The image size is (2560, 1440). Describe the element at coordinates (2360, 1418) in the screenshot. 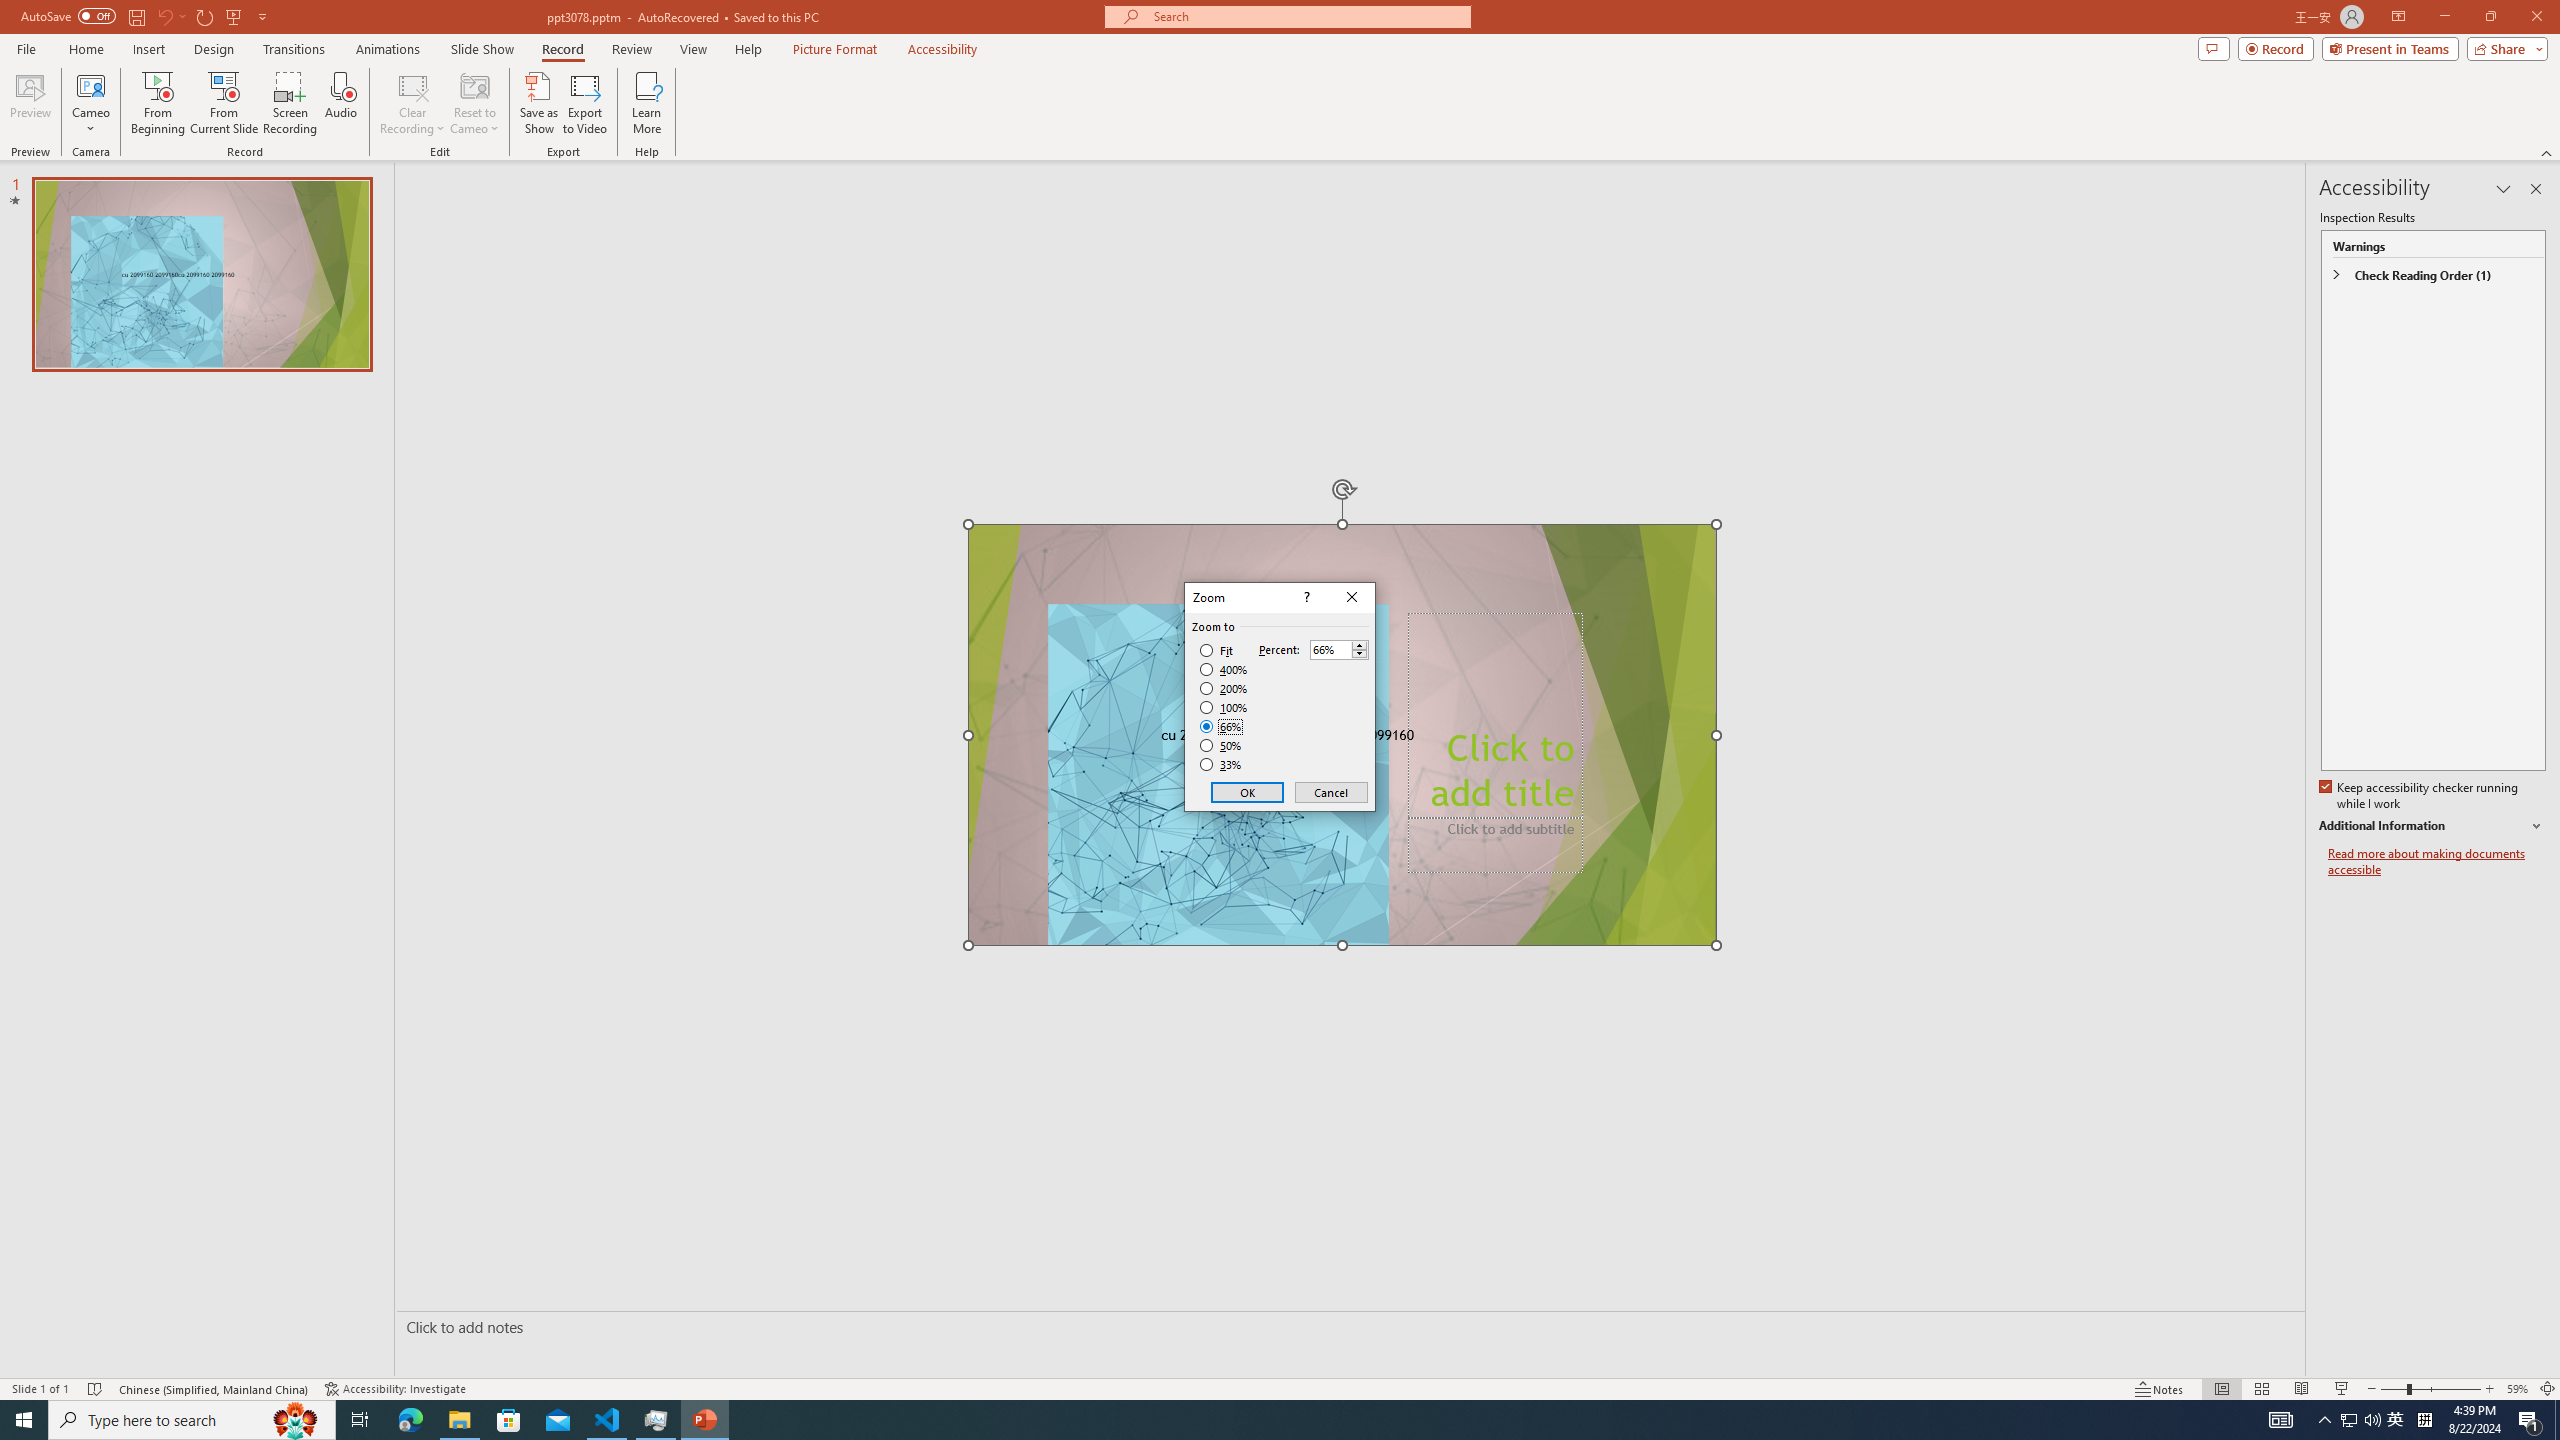

I see `'User Promoted Notification Area'` at that location.